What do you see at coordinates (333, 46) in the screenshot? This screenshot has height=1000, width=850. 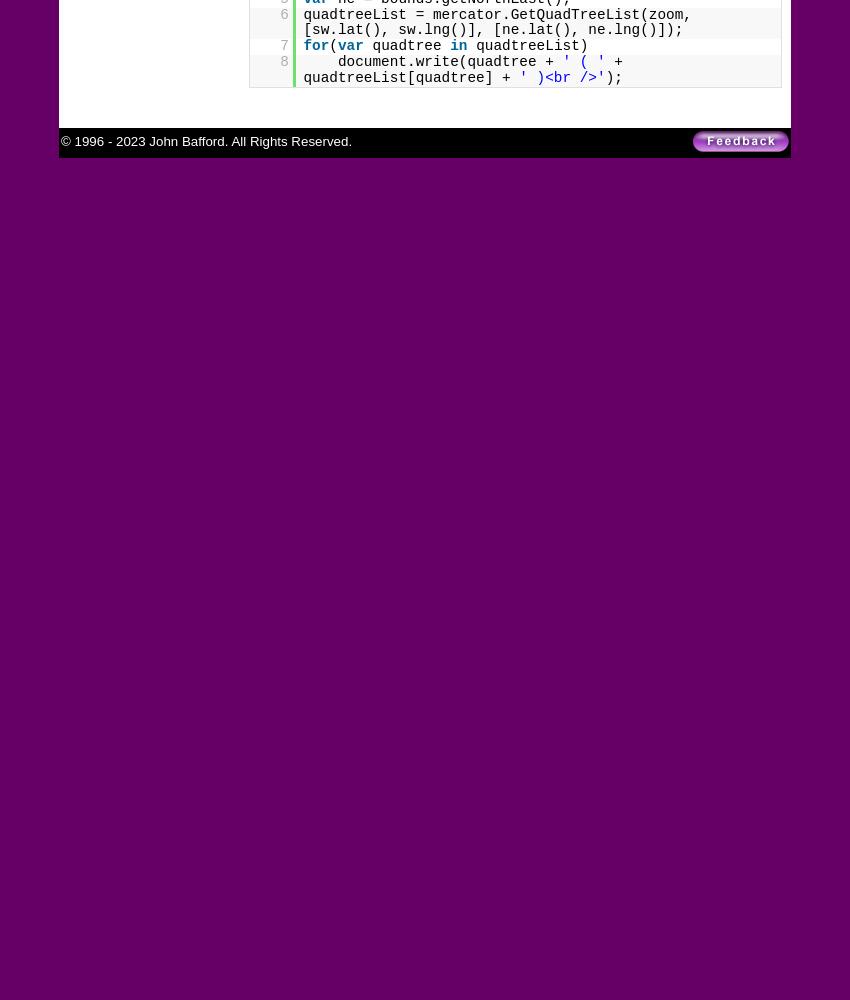 I see `'('` at bounding box center [333, 46].